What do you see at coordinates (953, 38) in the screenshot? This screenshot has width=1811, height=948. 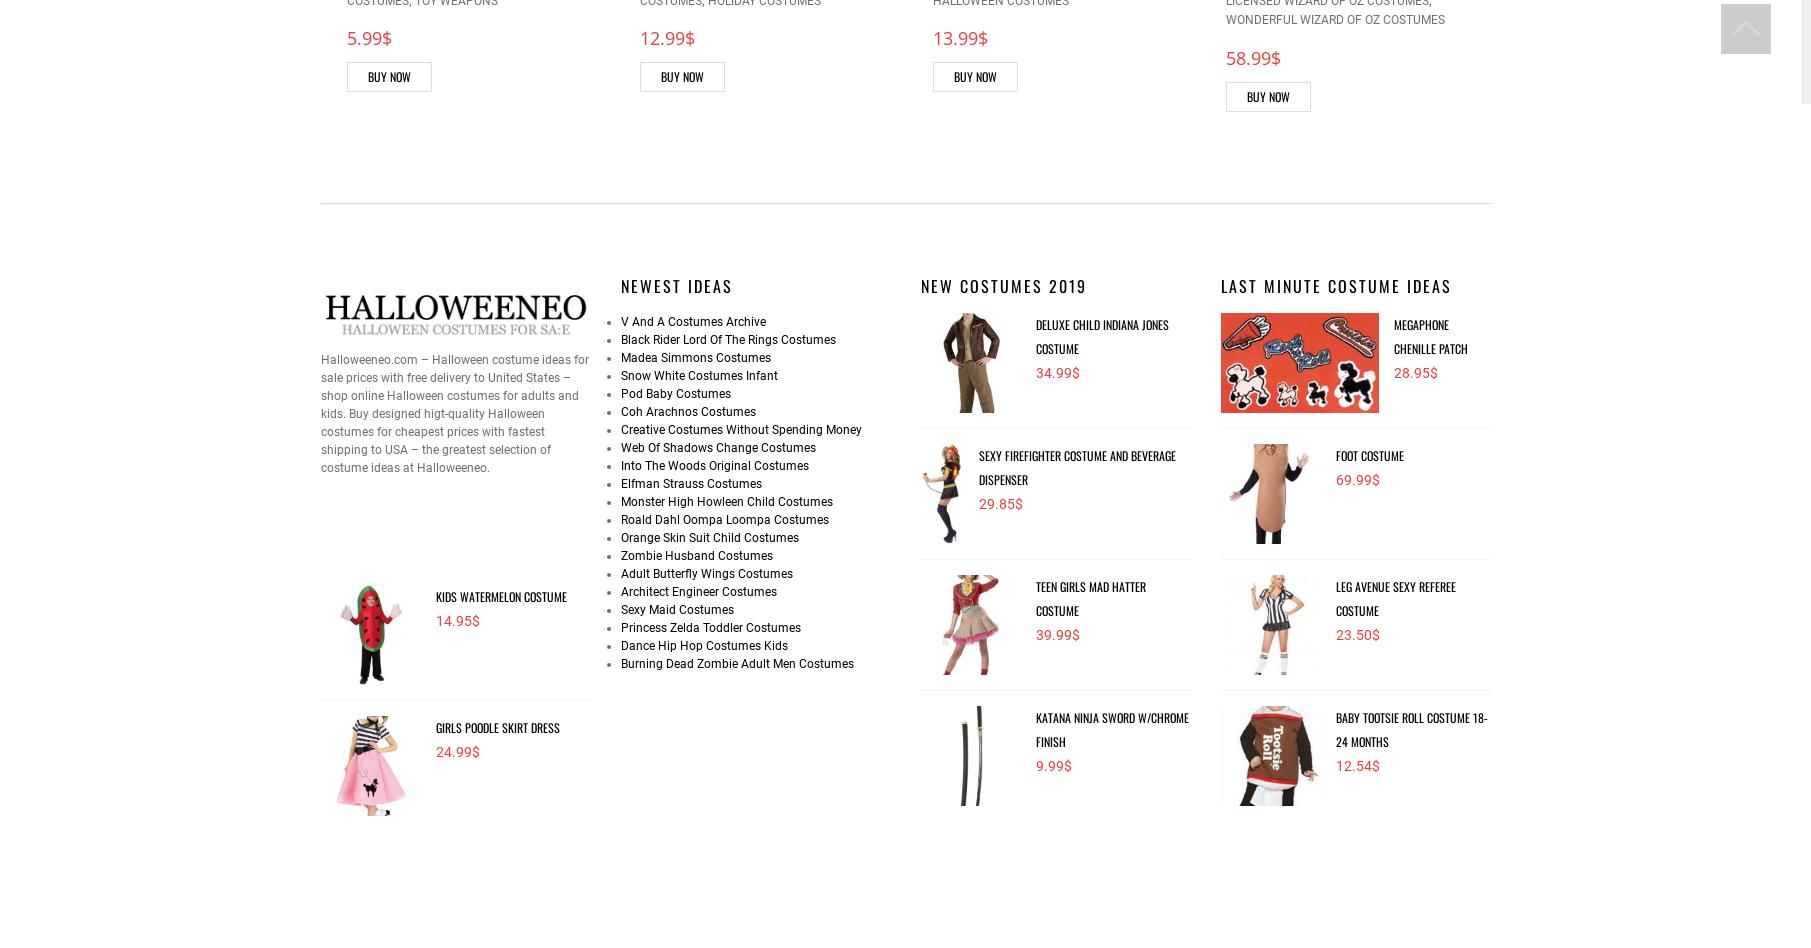 I see `'13.99'` at bounding box center [953, 38].